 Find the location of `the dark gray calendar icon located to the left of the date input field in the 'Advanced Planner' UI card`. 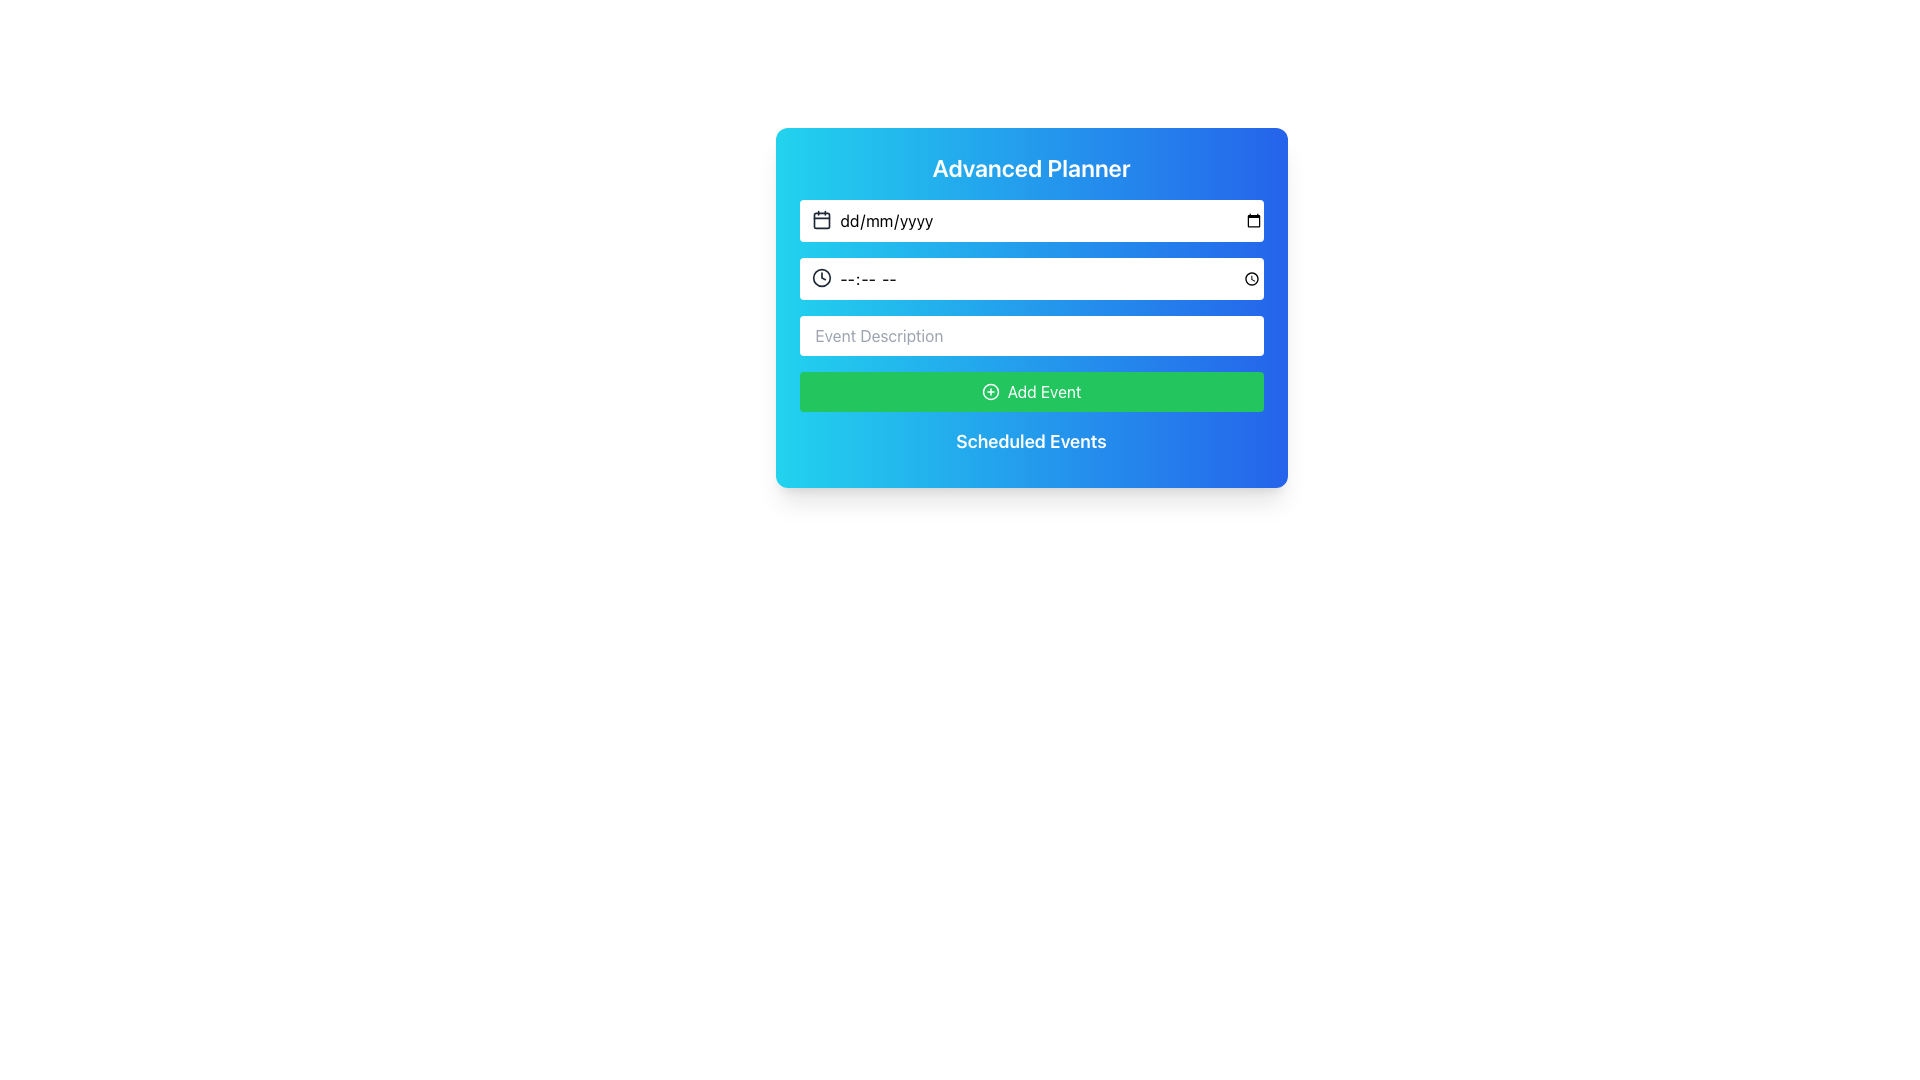

the dark gray calendar icon located to the left of the date input field in the 'Advanced Planner' UI card is located at coordinates (821, 219).